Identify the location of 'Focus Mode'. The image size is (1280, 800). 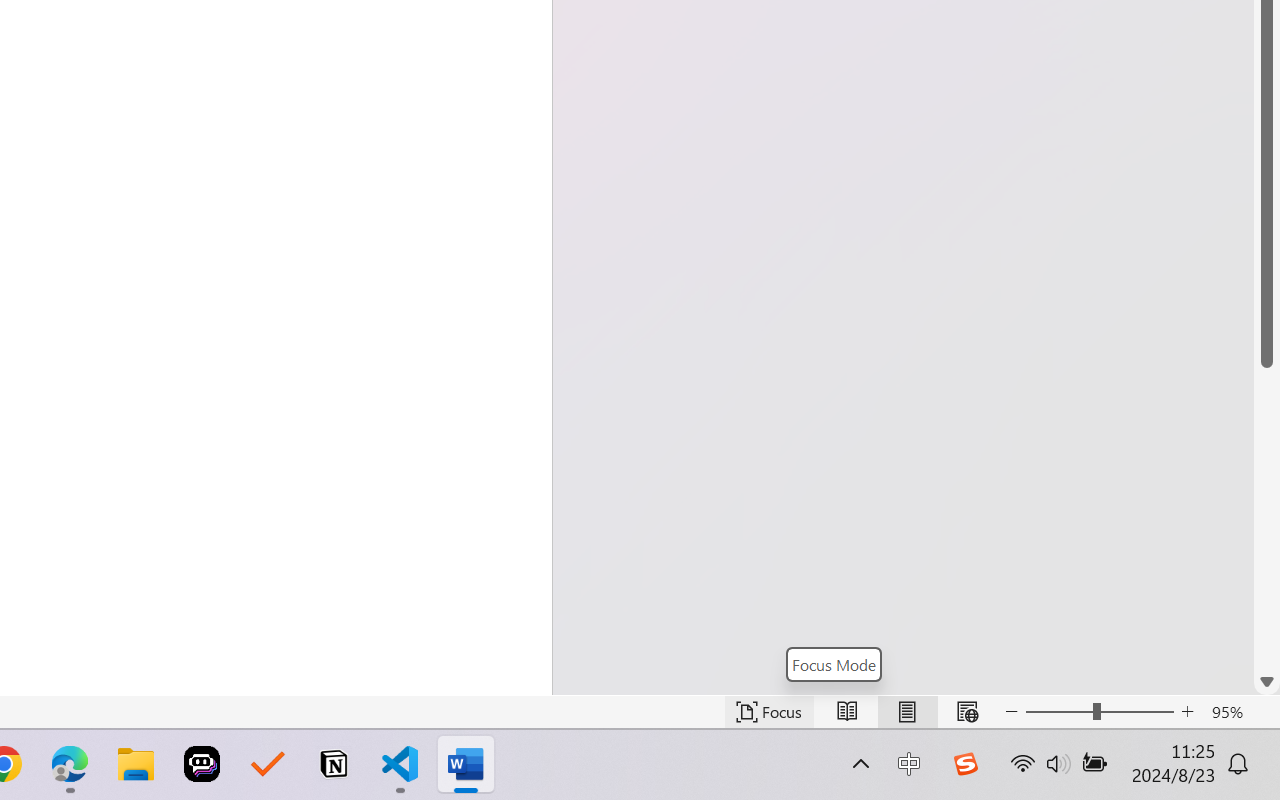
(833, 663).